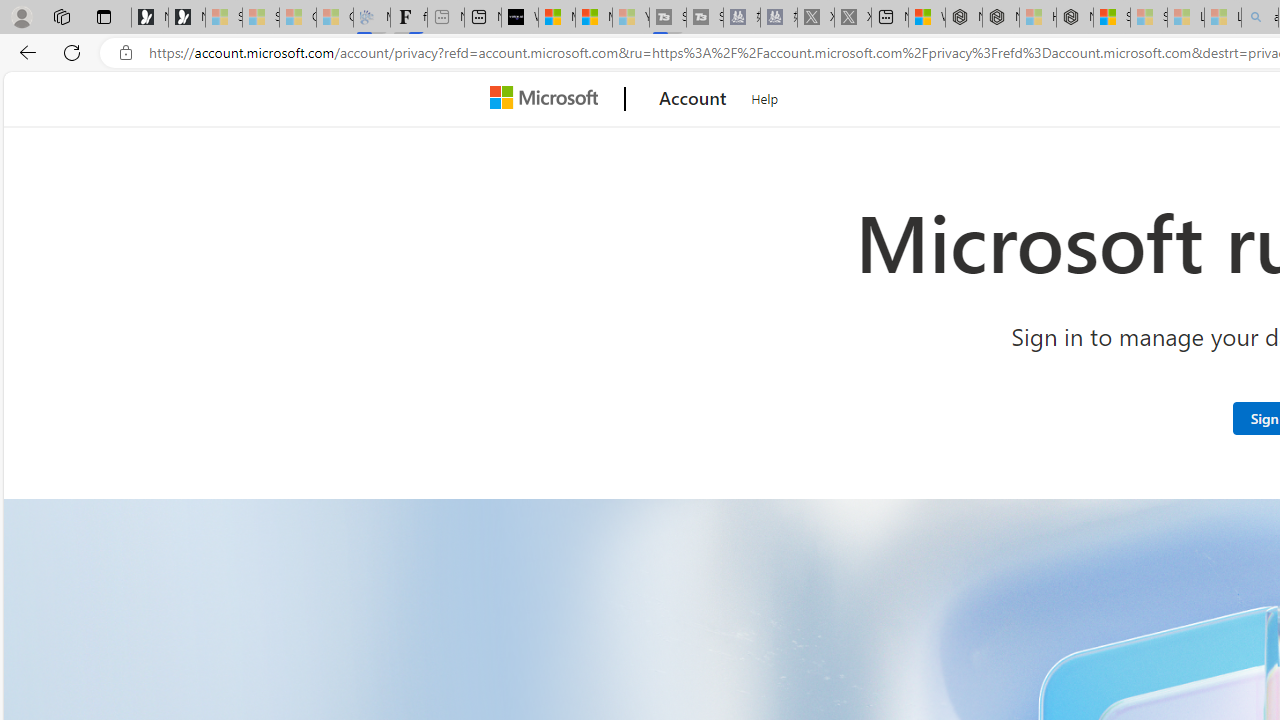 This screenshot has width=1280, height=720. What do you see at coordinates (925, 17) in the screenshot?
I see `'Wildlife - MSN'` at bounding box center [925, 17].